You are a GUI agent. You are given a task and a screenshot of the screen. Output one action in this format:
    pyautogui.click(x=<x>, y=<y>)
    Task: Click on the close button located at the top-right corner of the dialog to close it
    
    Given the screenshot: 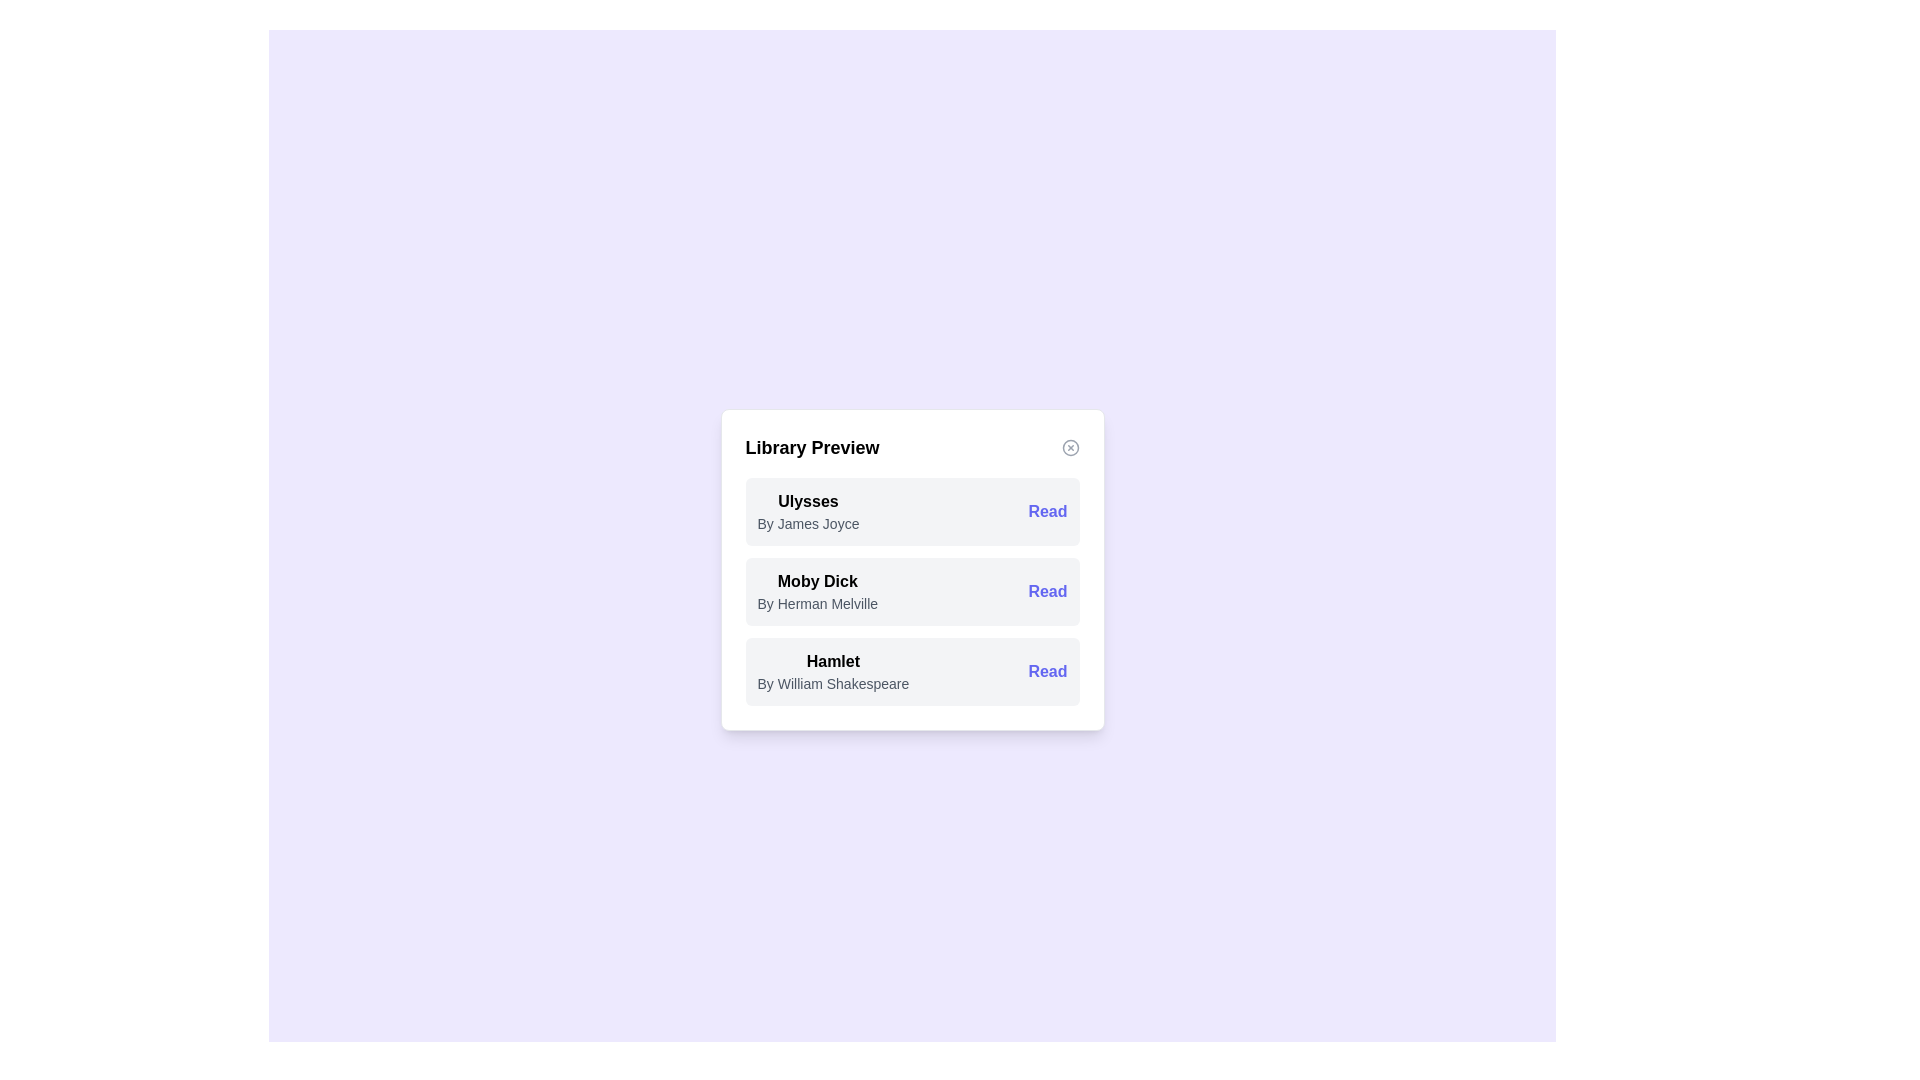 What is the action you would take?
    pyautogui.click(x=1069, y=446)
    